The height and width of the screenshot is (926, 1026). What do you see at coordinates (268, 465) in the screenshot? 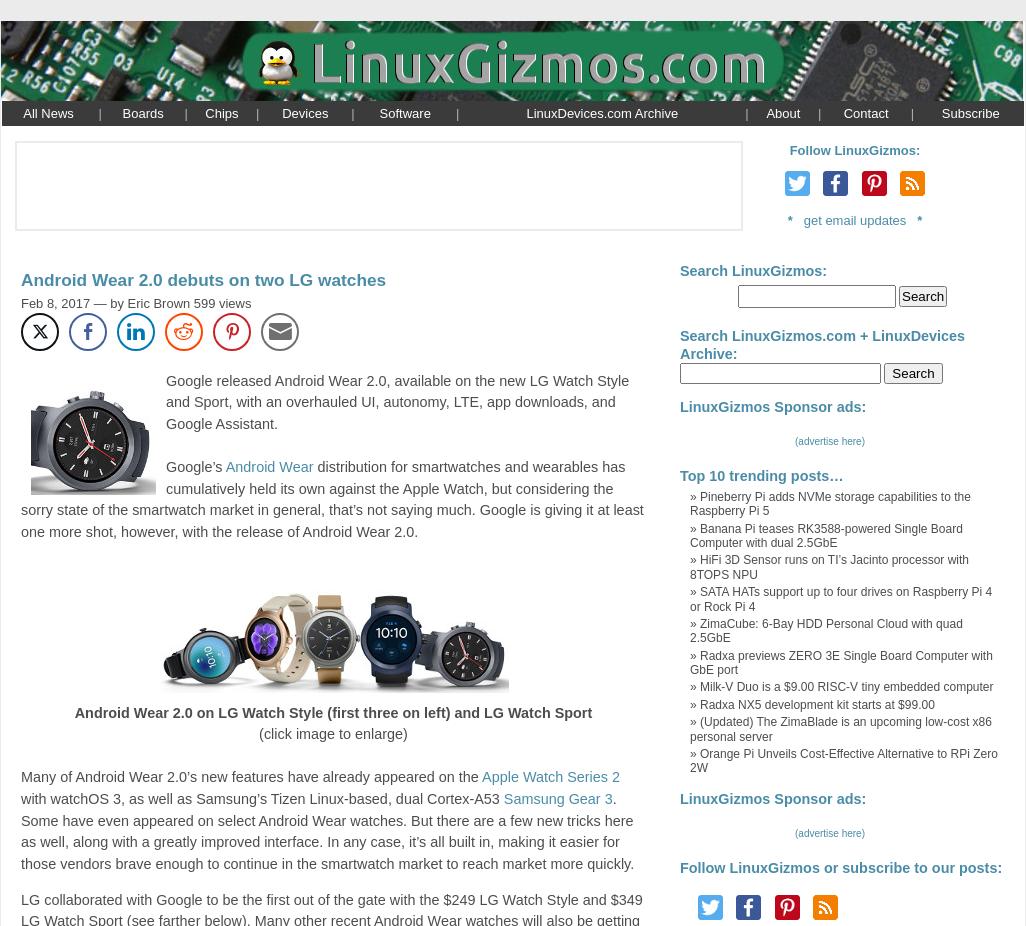
I see `'Android Wear'` at bounding box center [268, 465].